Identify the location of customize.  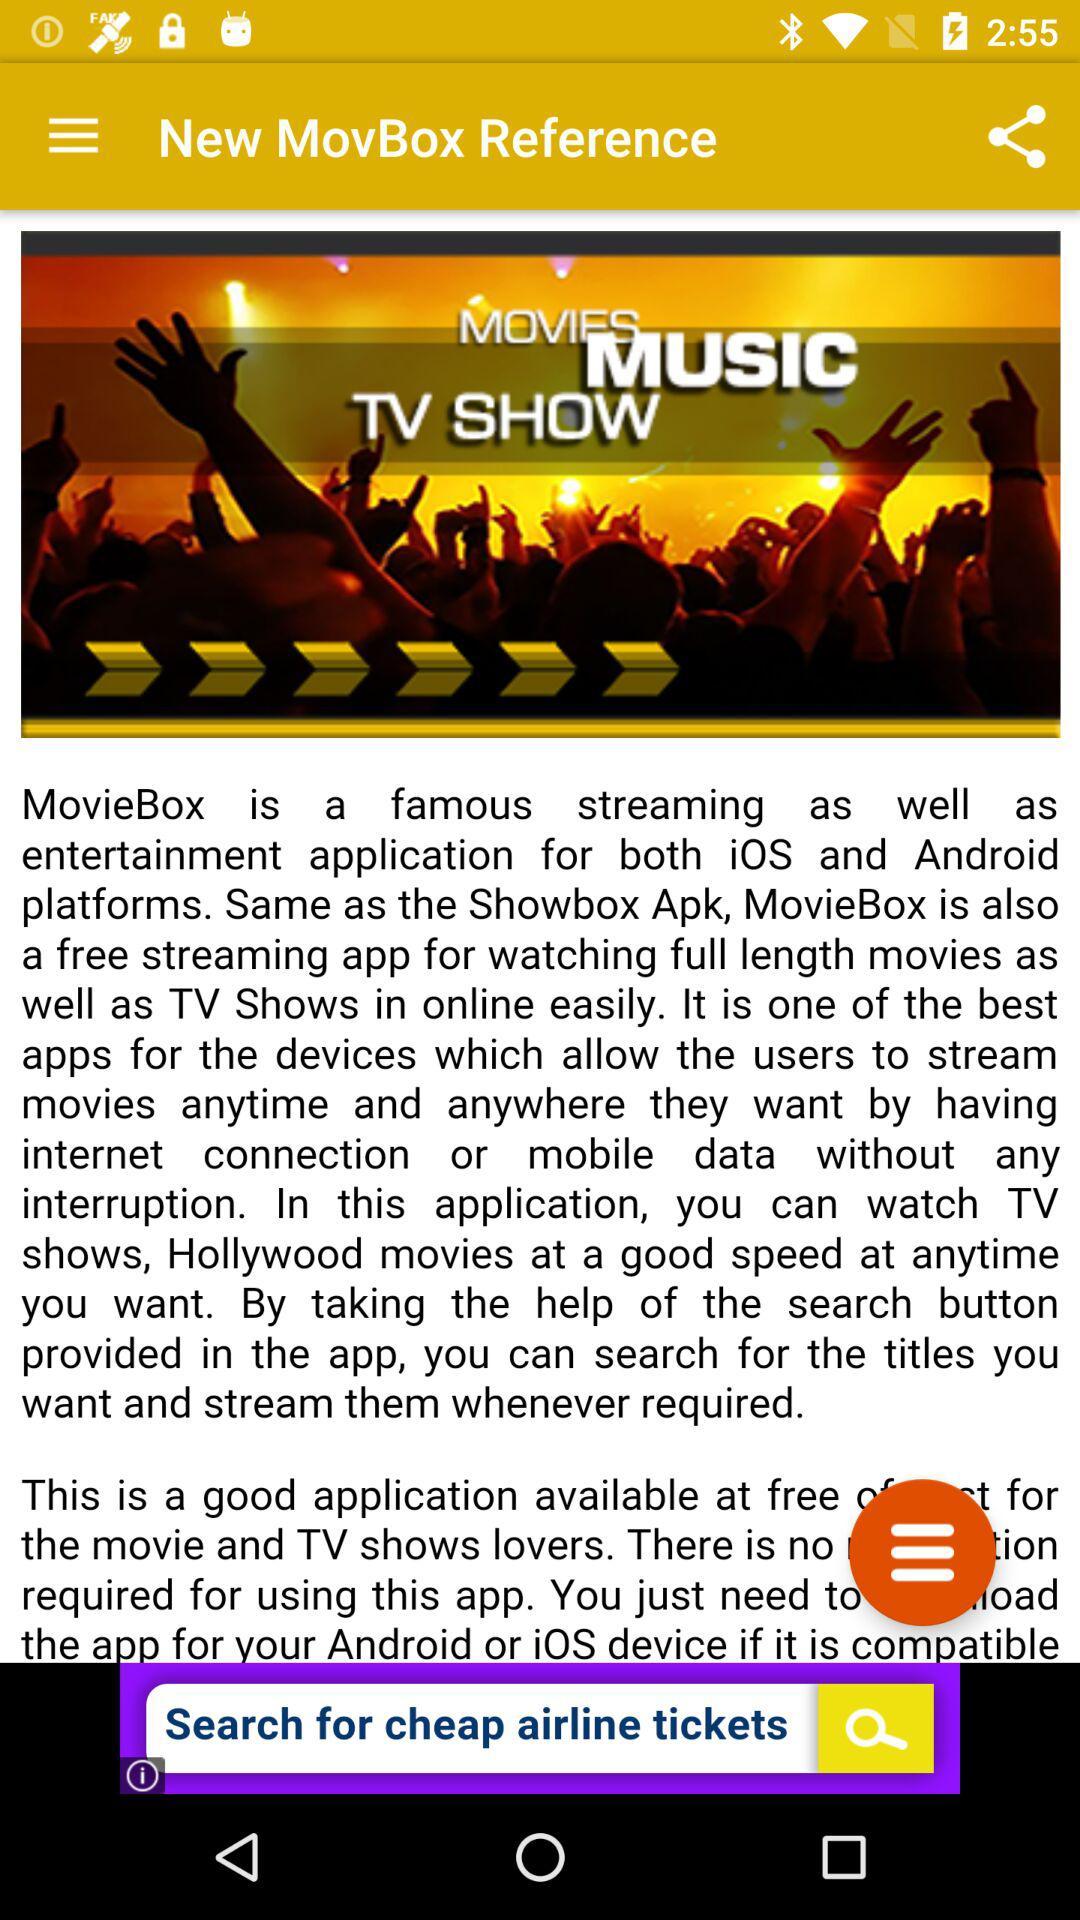
(922, 1551).